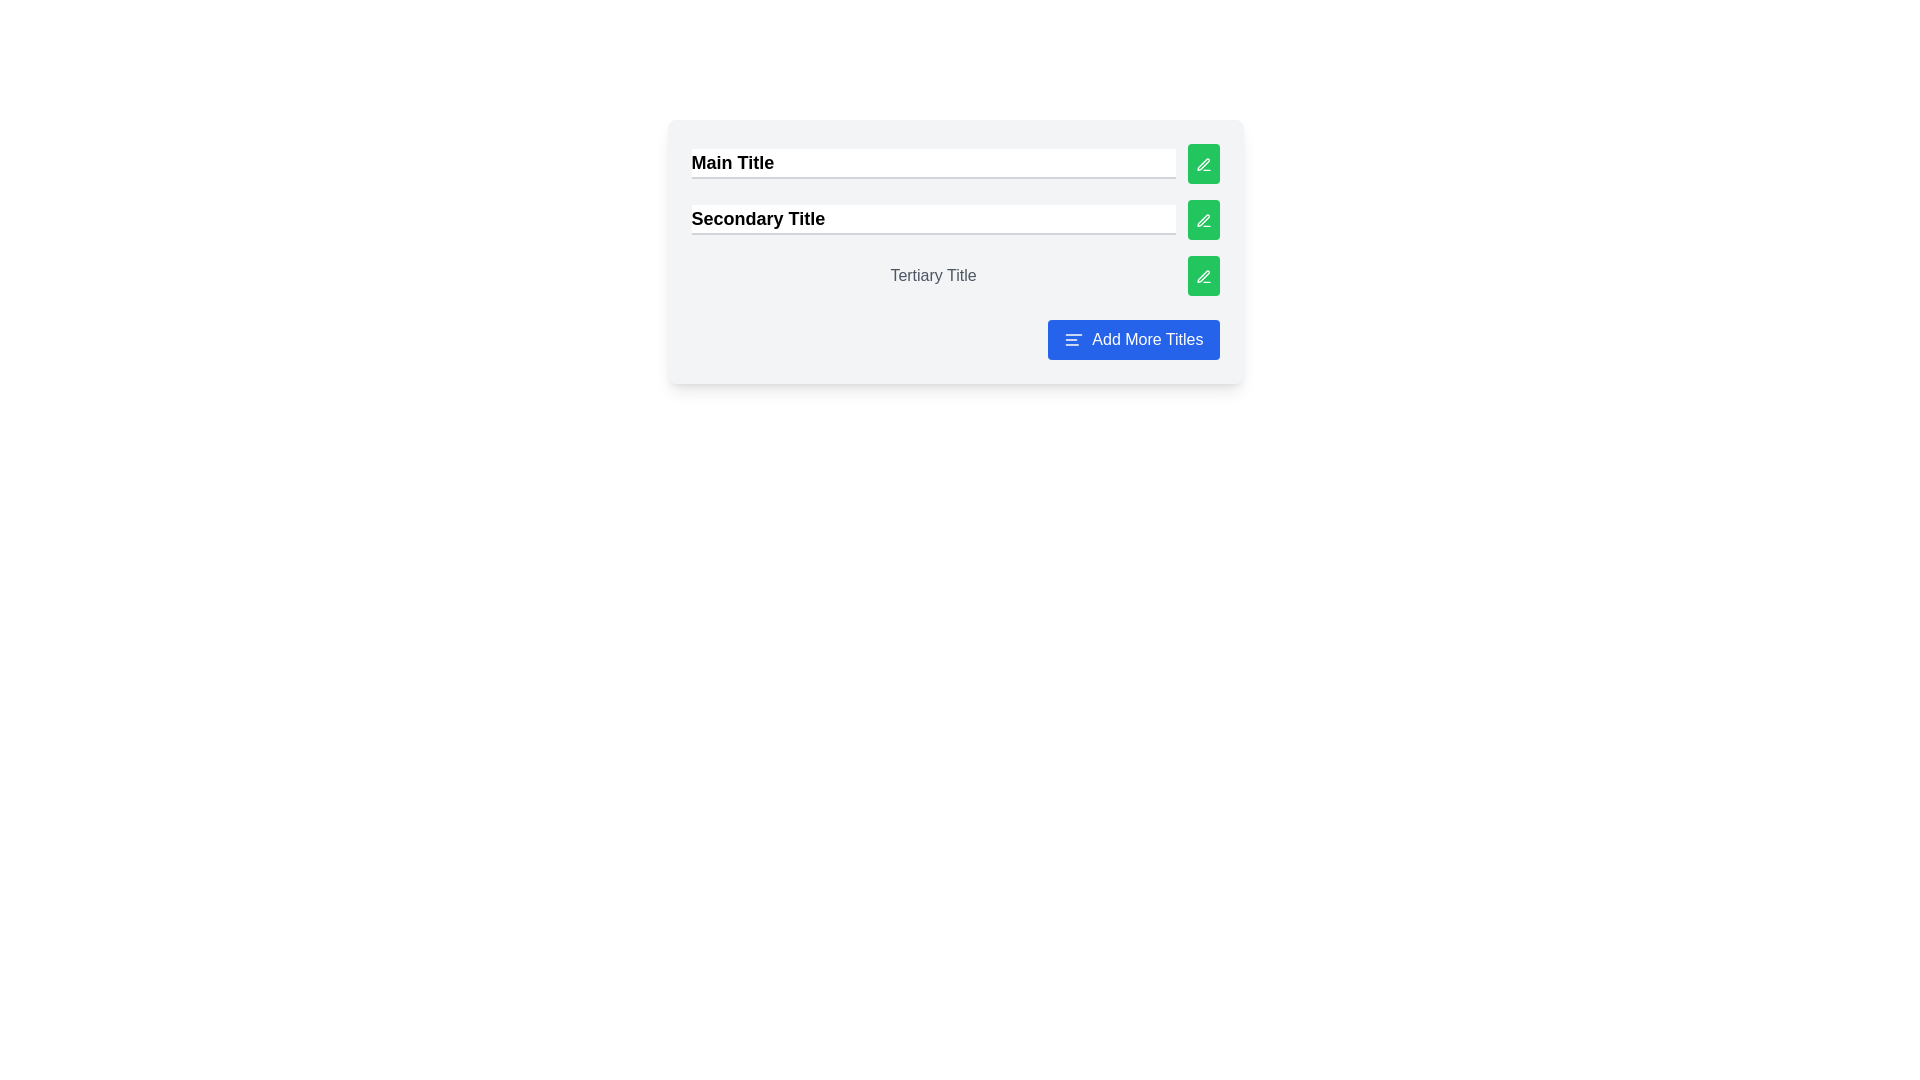 The height and width of the screenshot is (1080, 1920). I want to click on the action button that initiates the edit operation for the 'Main Title' input field, so click(1202, 163).